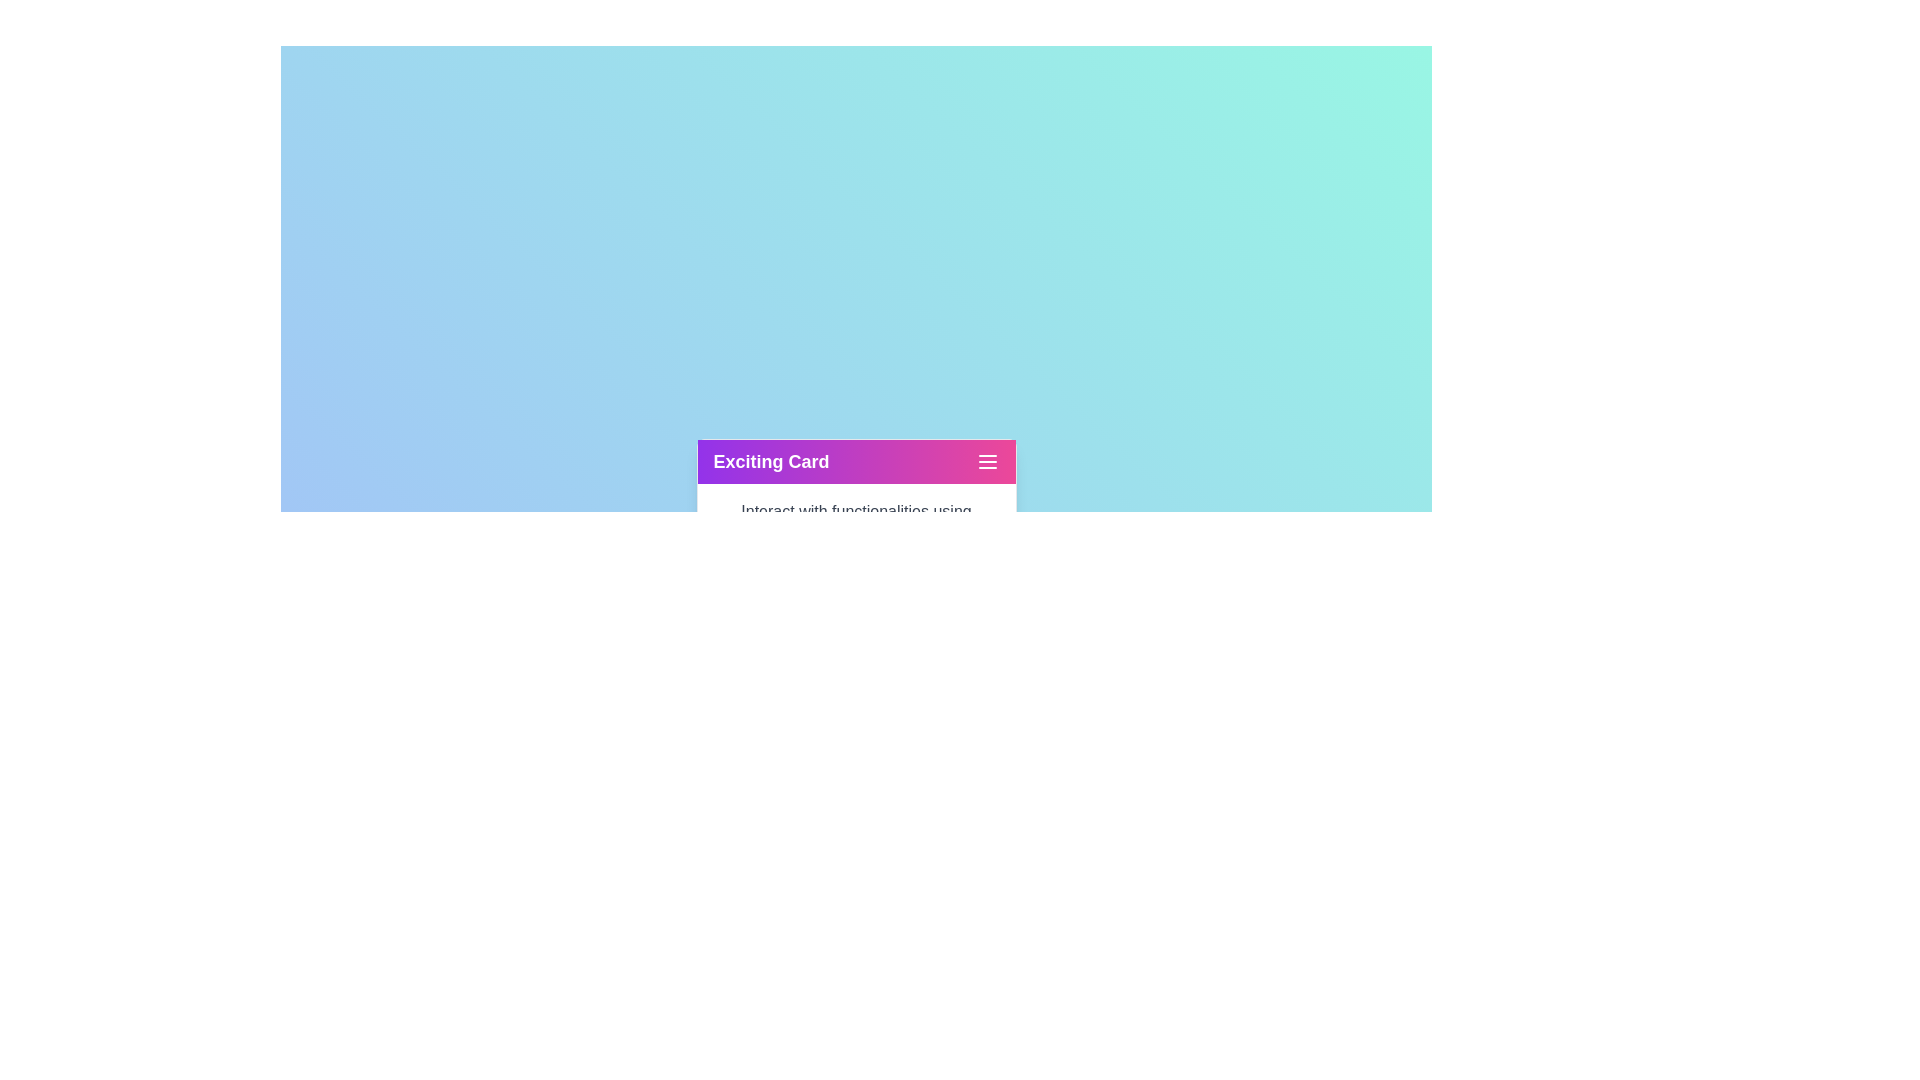  What do you see at coordinates (770, 462) in the screenshot?
I see `the text label displaying 'Exciting Card', which serves as a header or identifier for the associated section in the UI` at bounding box center [770, 462].